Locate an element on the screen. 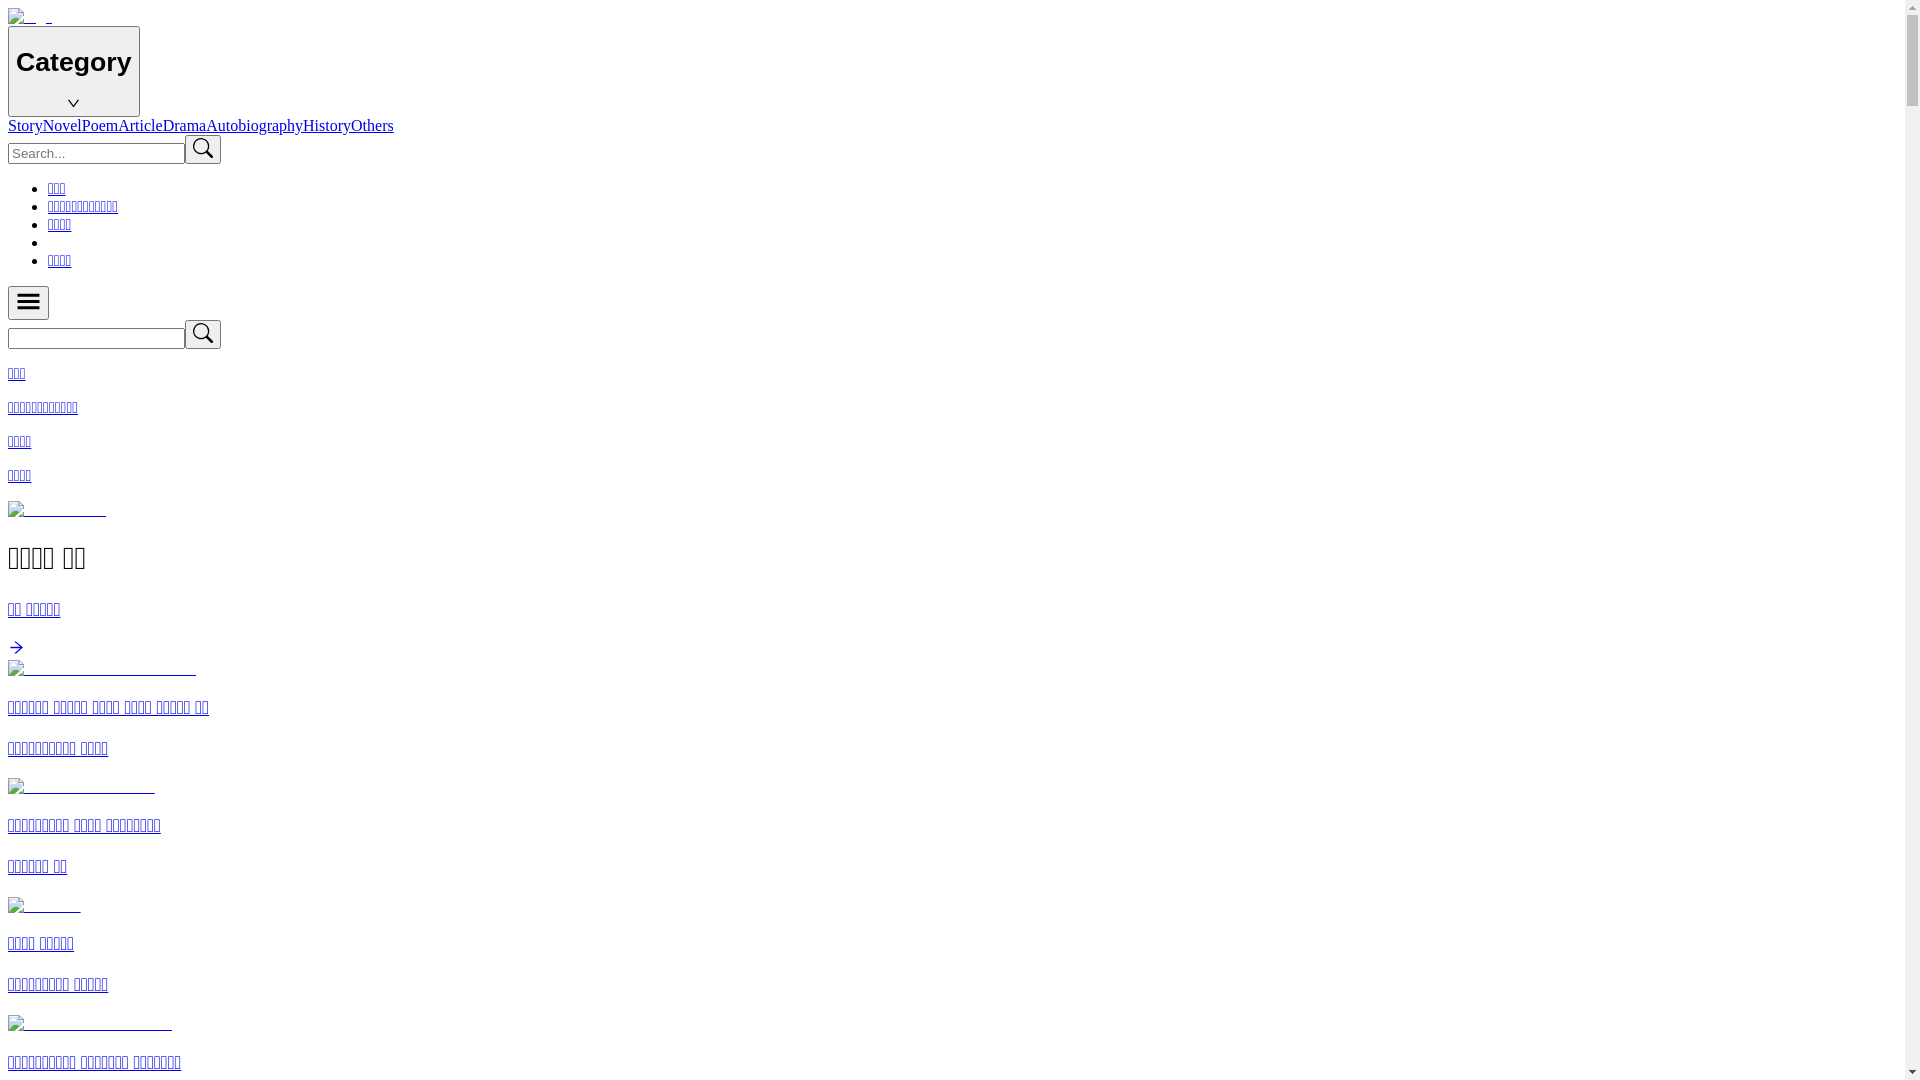  'Article' is located at coordinates (138, 125).